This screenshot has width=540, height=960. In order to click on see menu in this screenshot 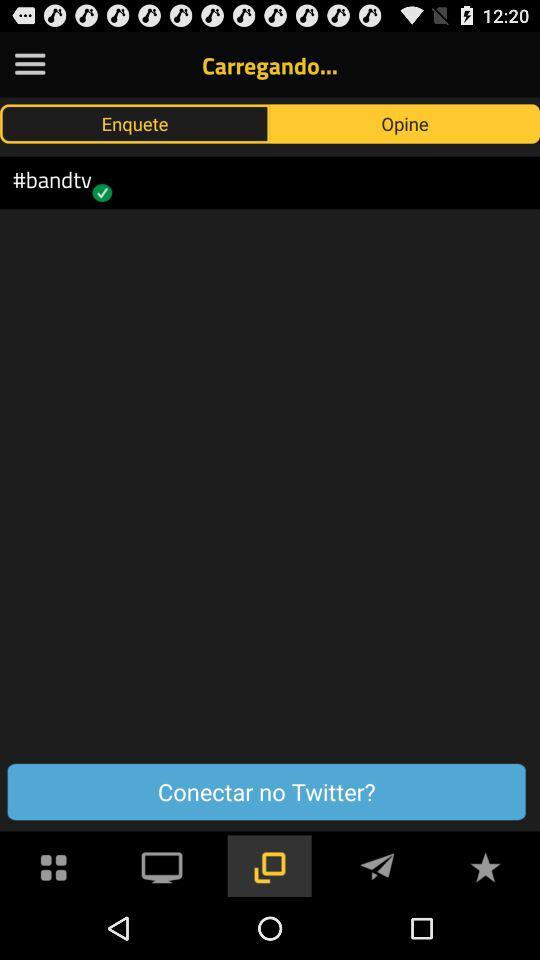, I will do `click(54, 864)`.